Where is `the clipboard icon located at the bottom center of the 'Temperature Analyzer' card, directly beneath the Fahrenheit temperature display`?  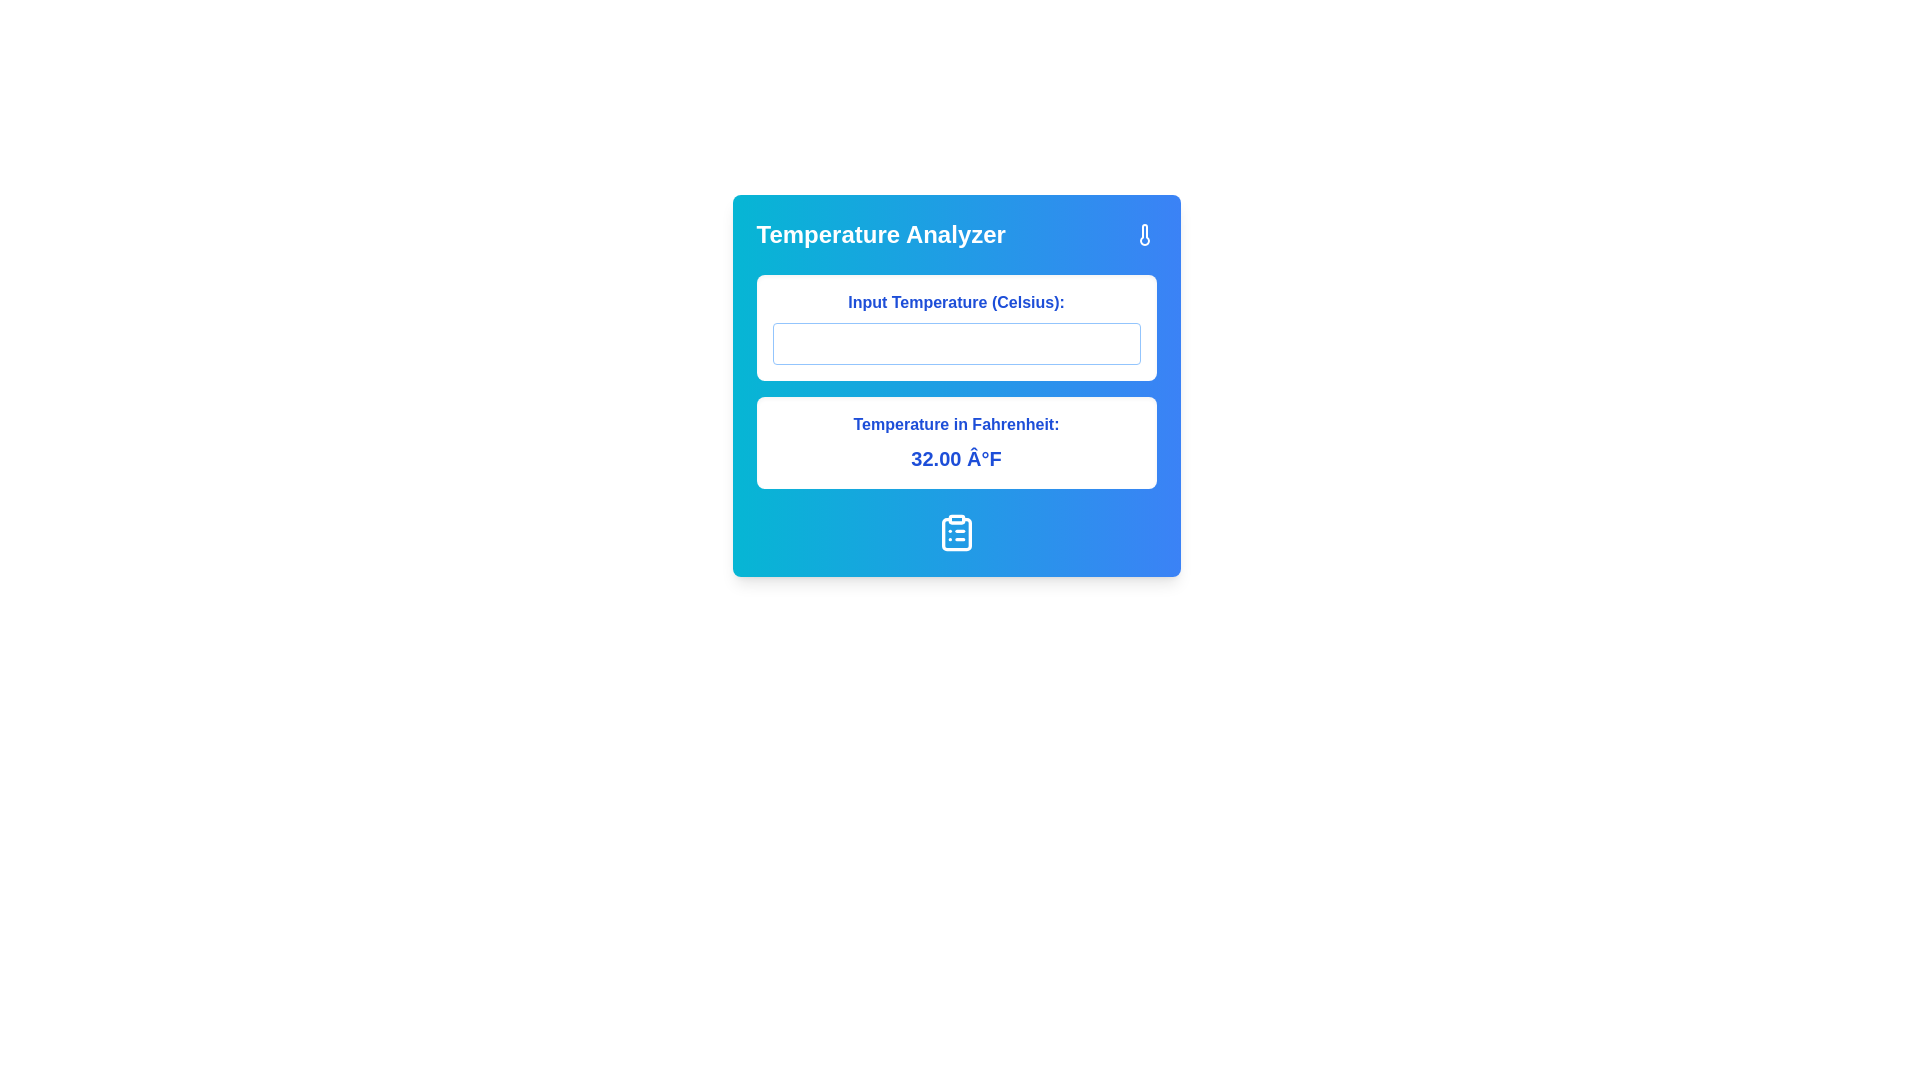
the clipboard icon located at the bottom center of the 'Temperature Analyzer' card, directly beneath the Fahrenheit temperature display is located at coordinates (955, 531).